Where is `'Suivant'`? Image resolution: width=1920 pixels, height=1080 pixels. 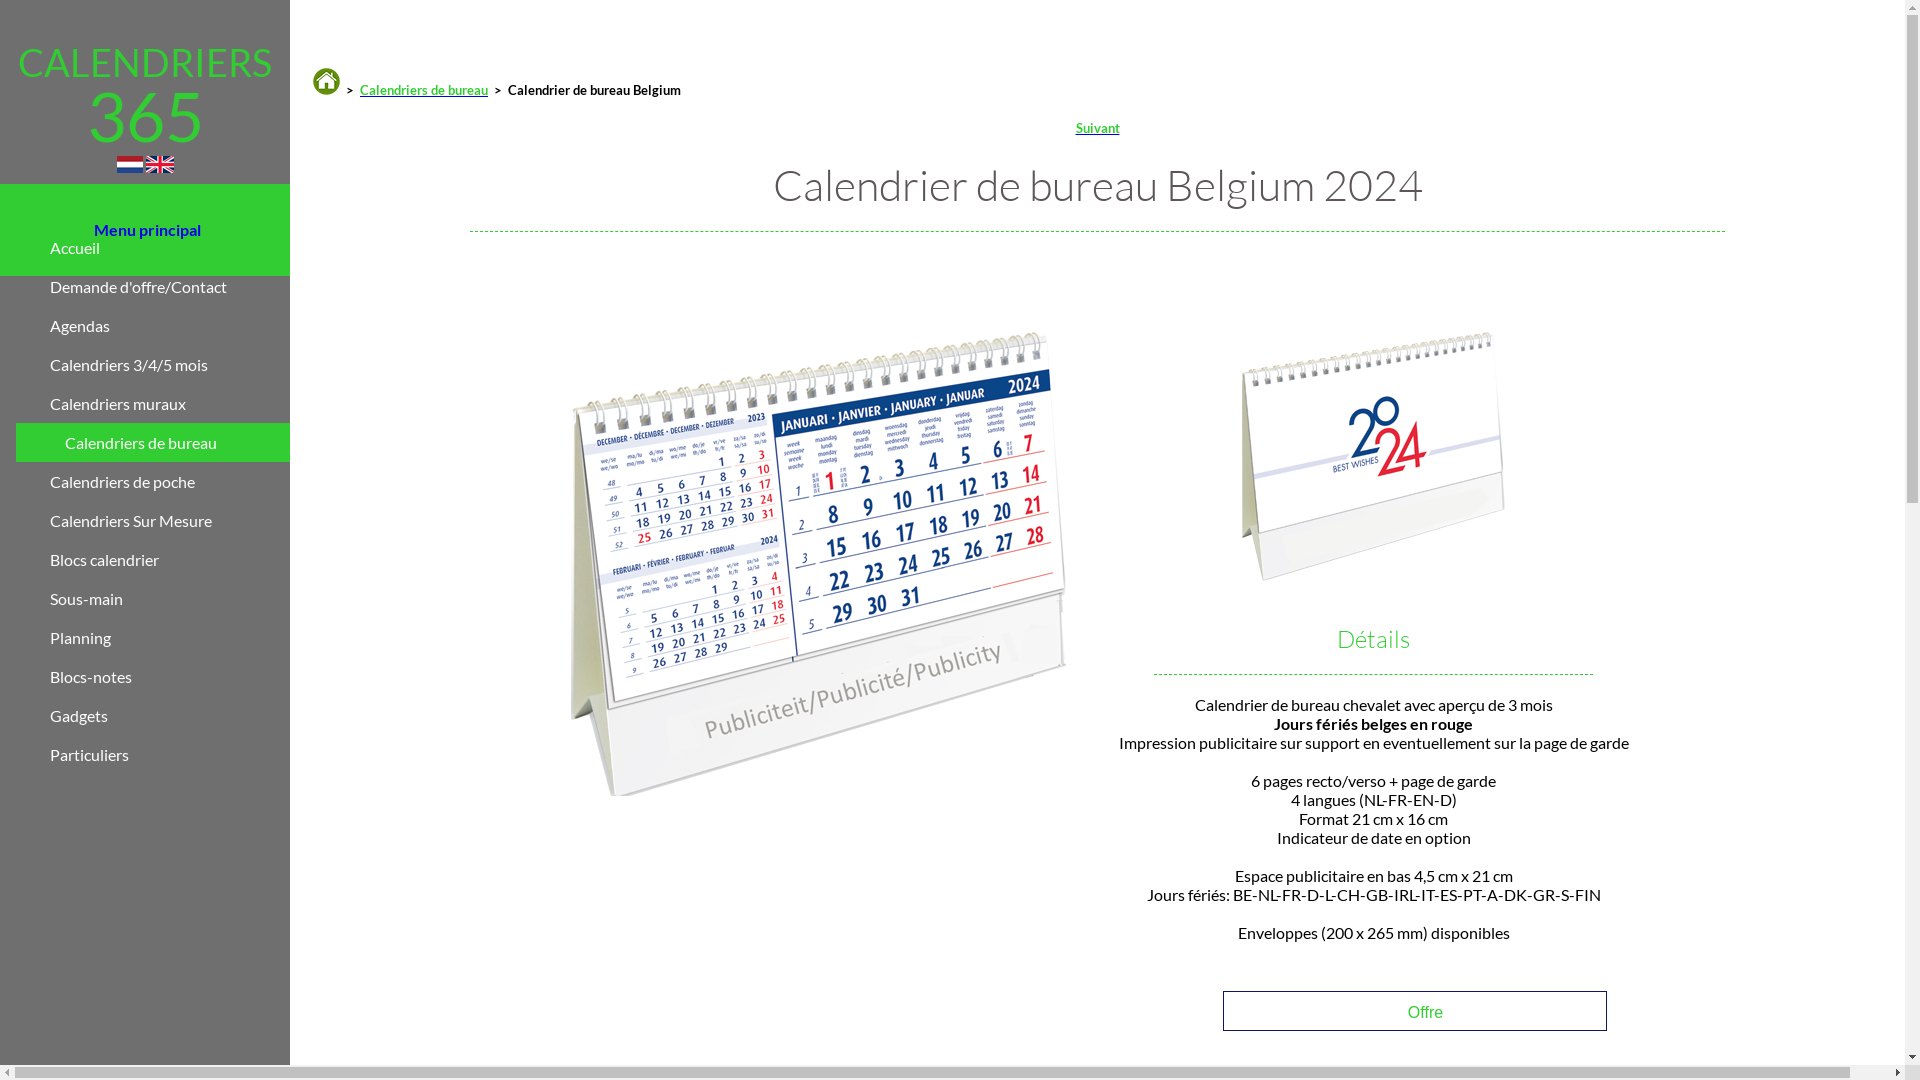 'Suivant' is located at coordinates (1074, 127).